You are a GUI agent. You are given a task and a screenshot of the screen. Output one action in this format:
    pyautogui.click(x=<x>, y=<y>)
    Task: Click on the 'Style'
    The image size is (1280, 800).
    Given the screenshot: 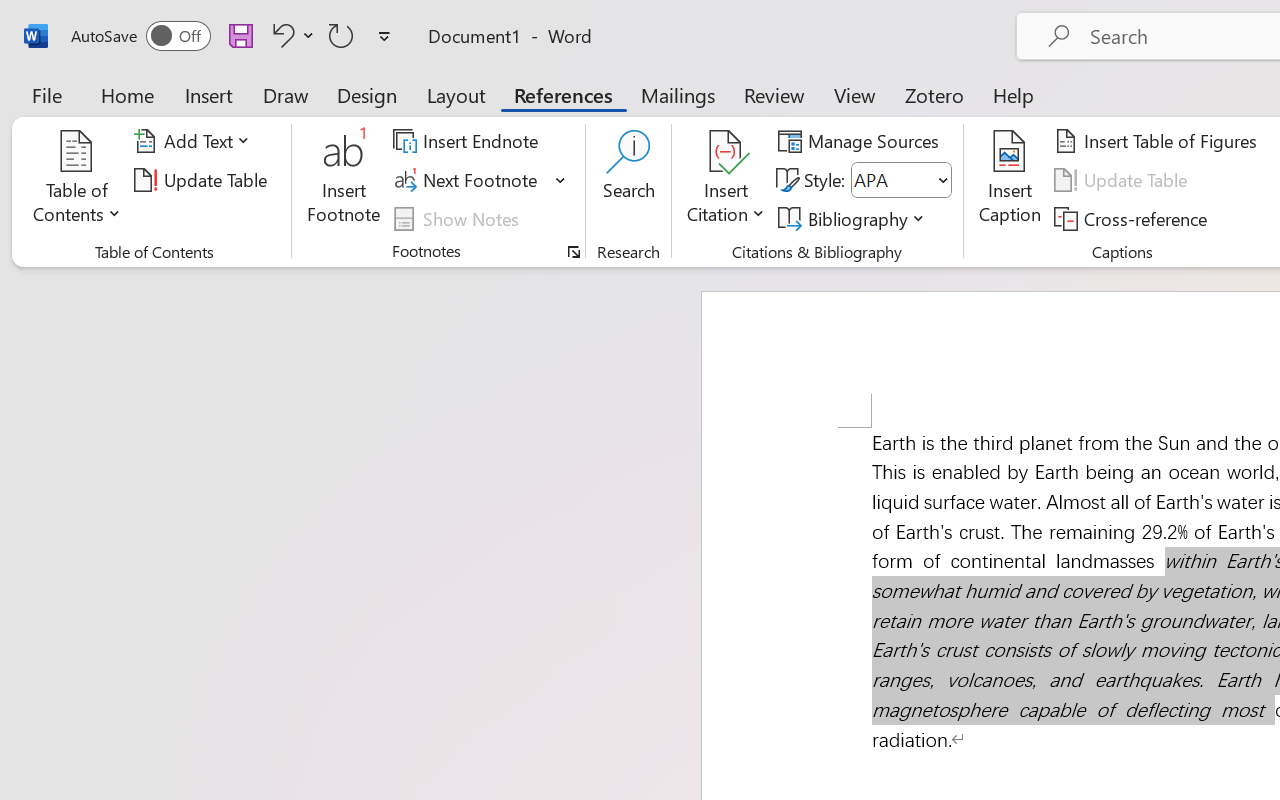 What is the action you would take?
    pyautogui.click(x=900, y=179)
    